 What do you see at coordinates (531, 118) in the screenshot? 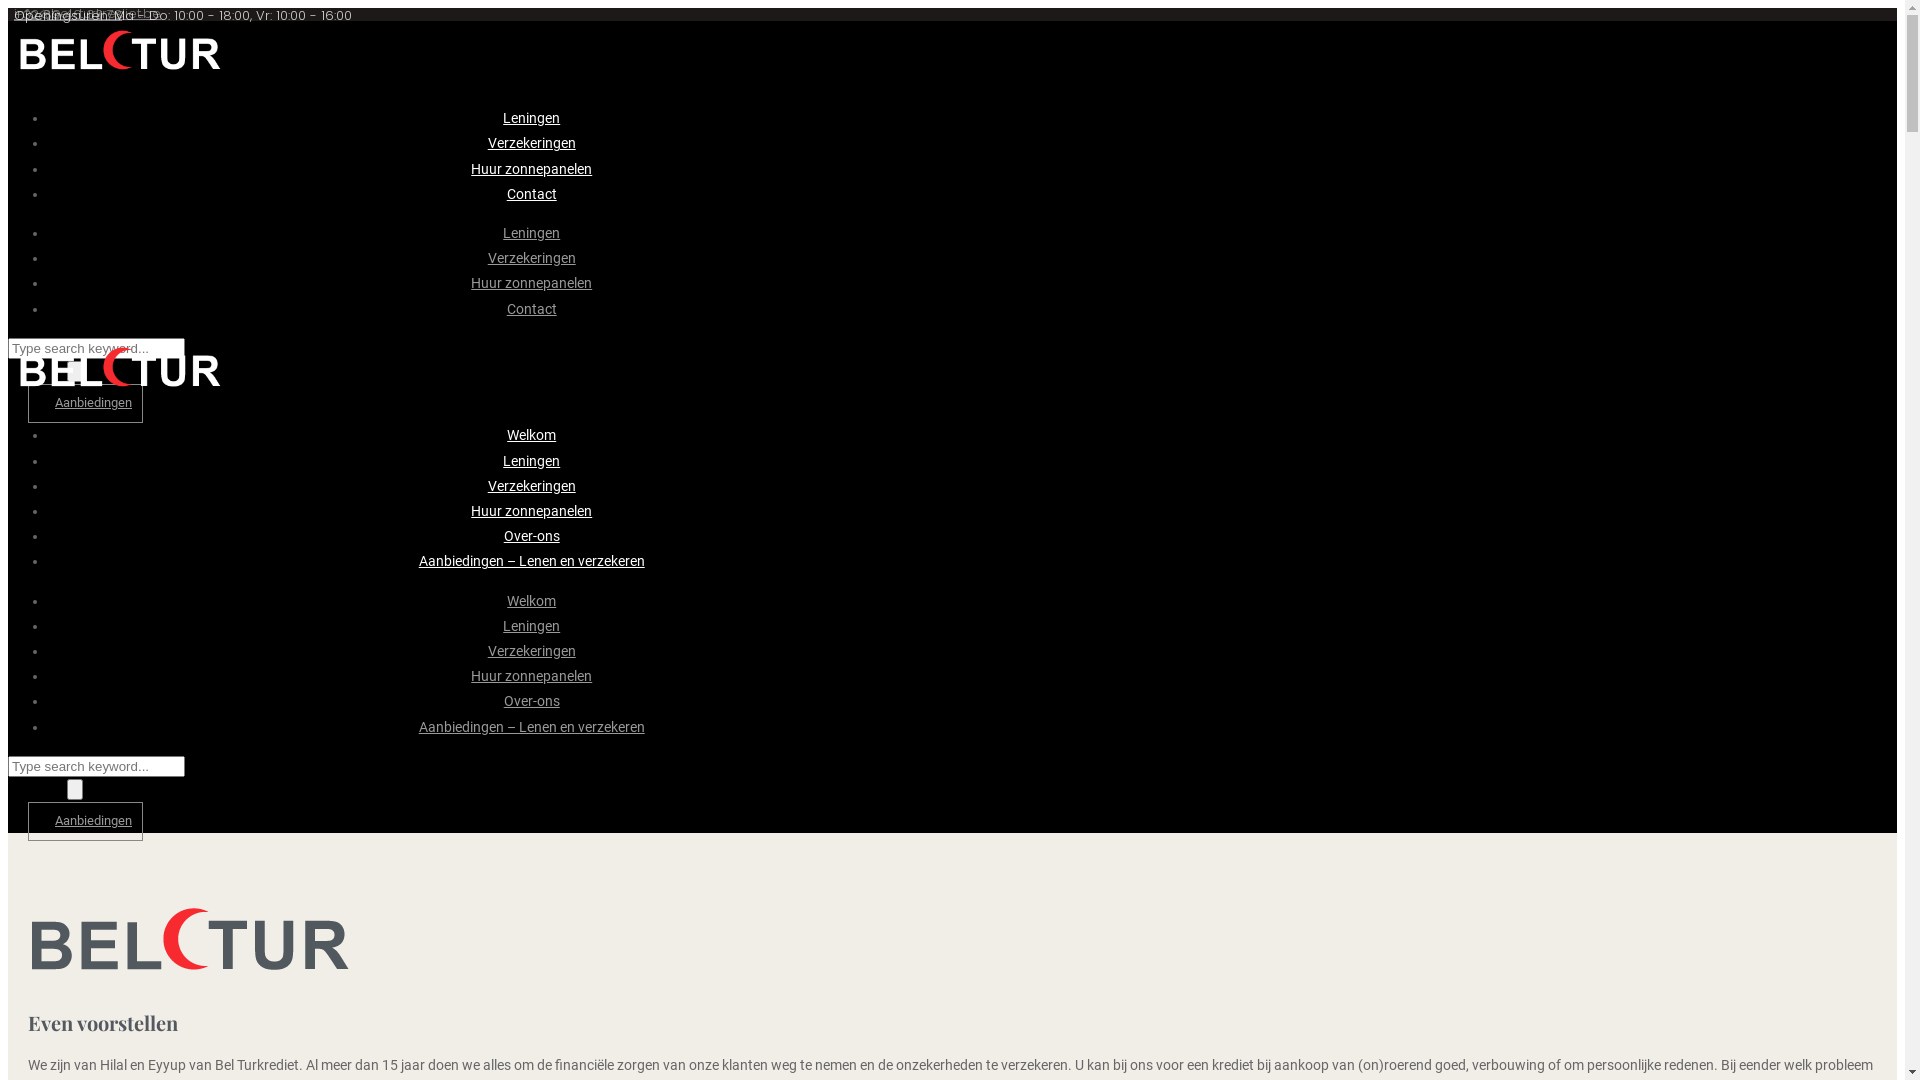
I see `'Leningen'` at bounding box center [531, 118].